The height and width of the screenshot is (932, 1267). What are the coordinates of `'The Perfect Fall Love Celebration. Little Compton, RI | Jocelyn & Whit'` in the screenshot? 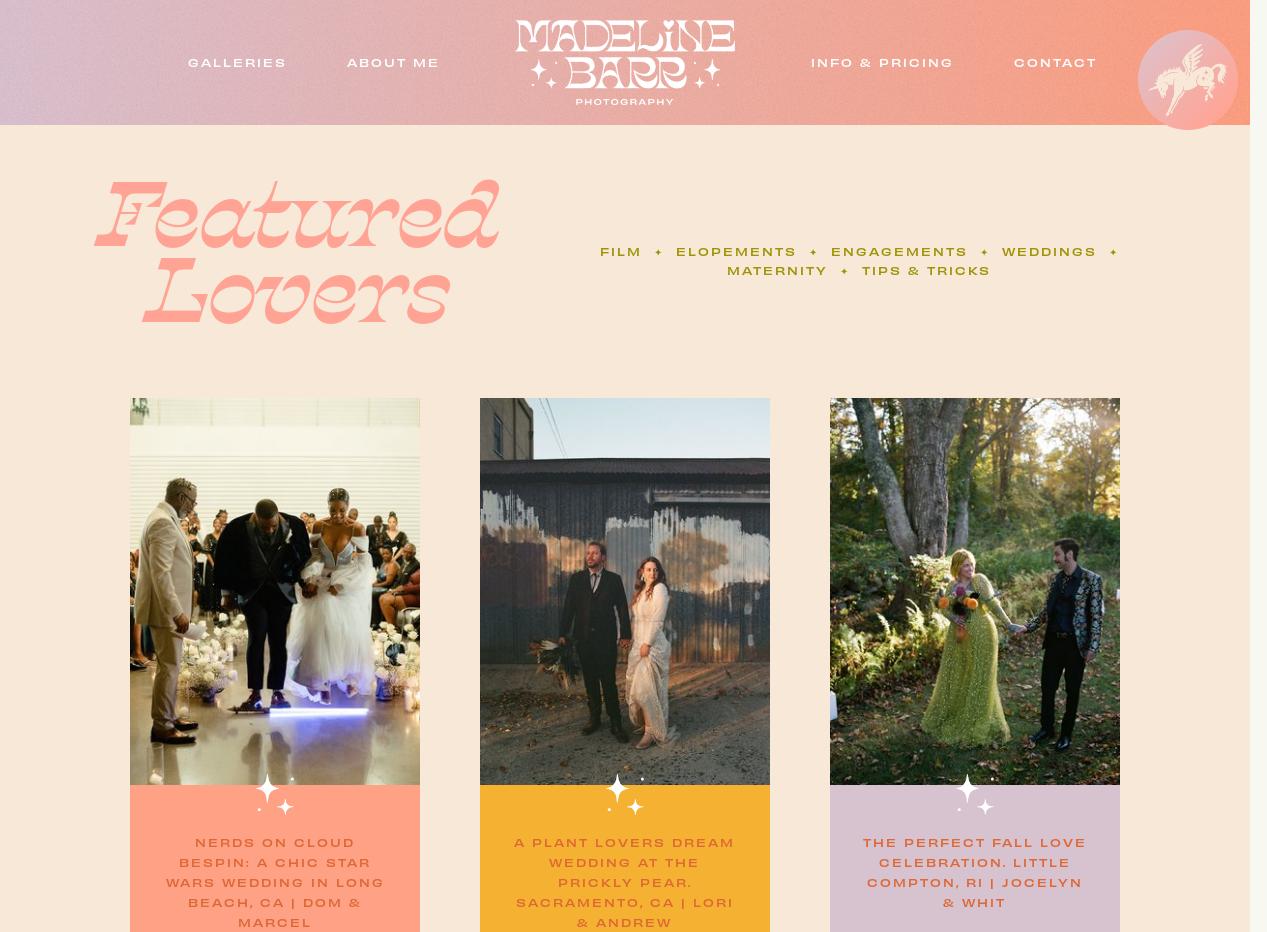 It's located at (972, 870).